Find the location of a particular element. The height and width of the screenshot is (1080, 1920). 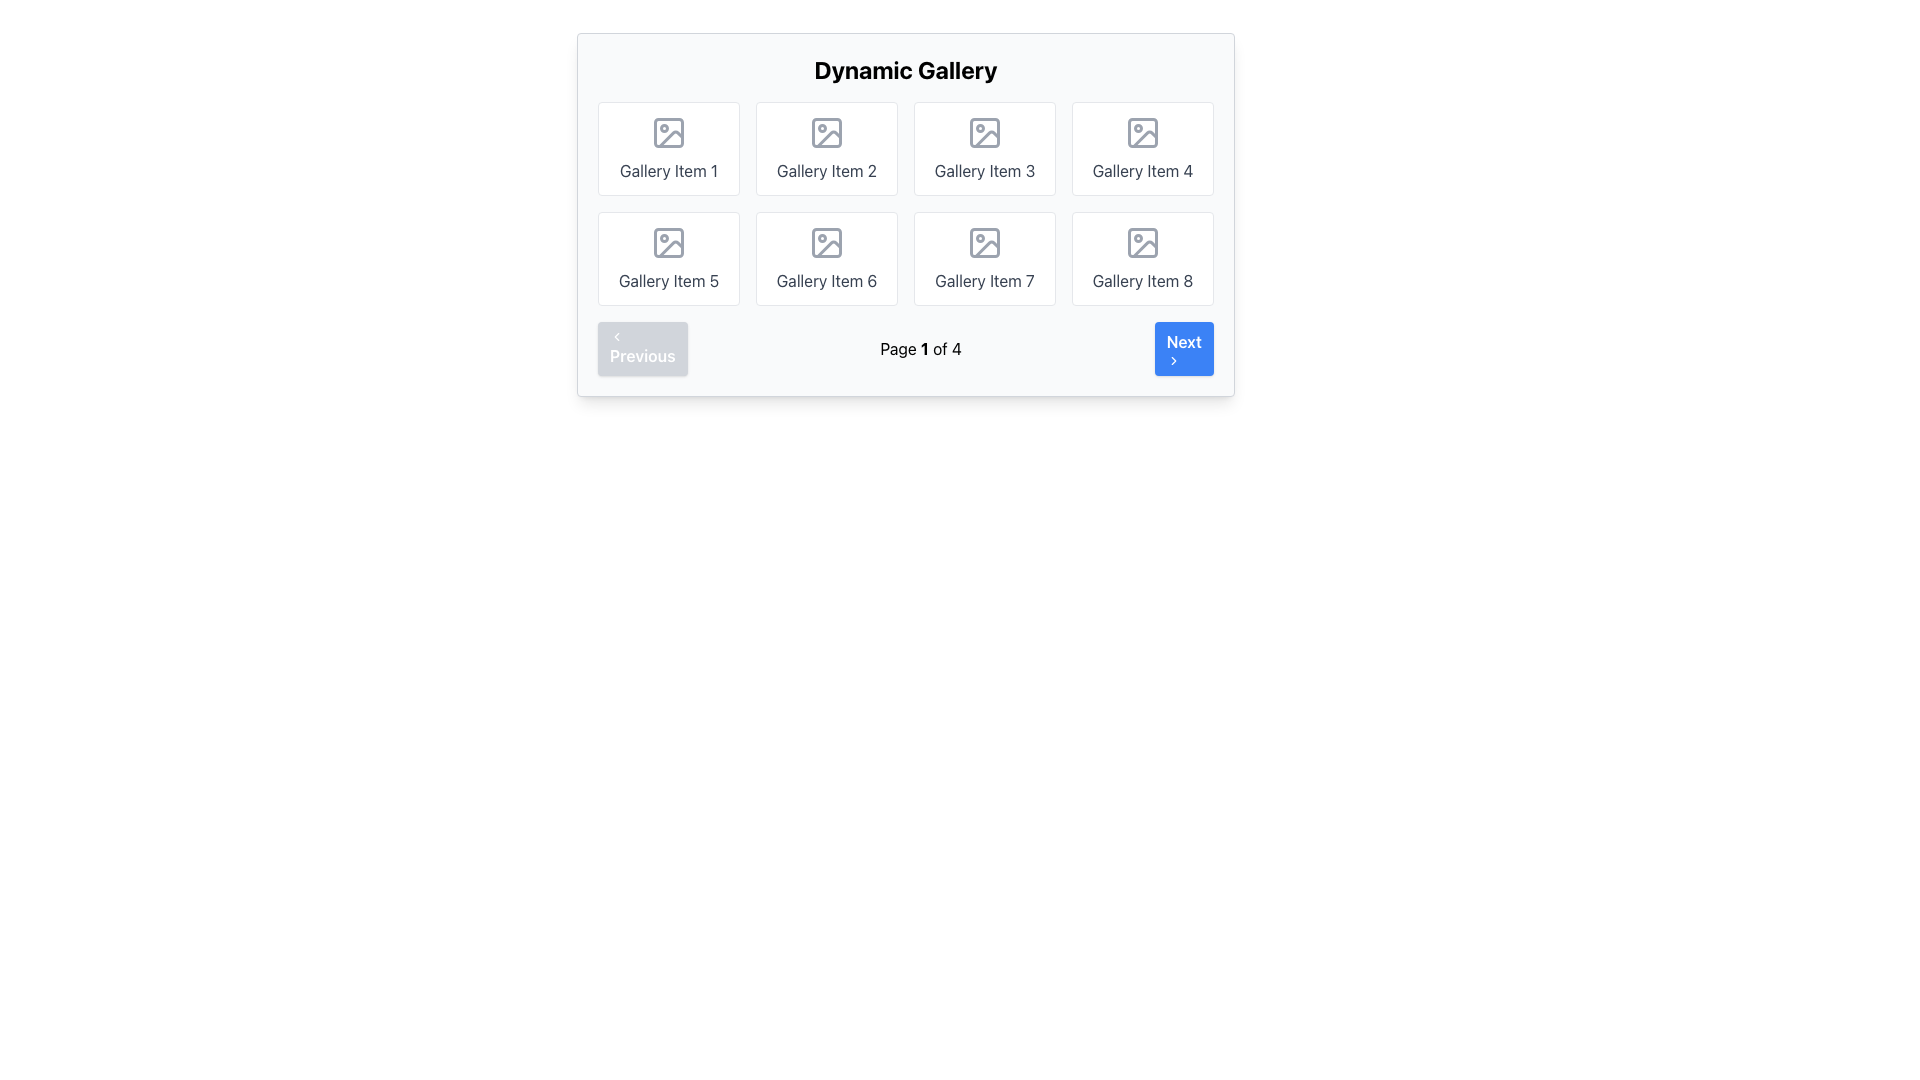

the text label indicating the current page number in the pagination system, which displays 'Page 1 of 4' and is located centrally beneath the gallery grid between the 'Previous' and 'Next' buttons is located at coordinates (923, 347).